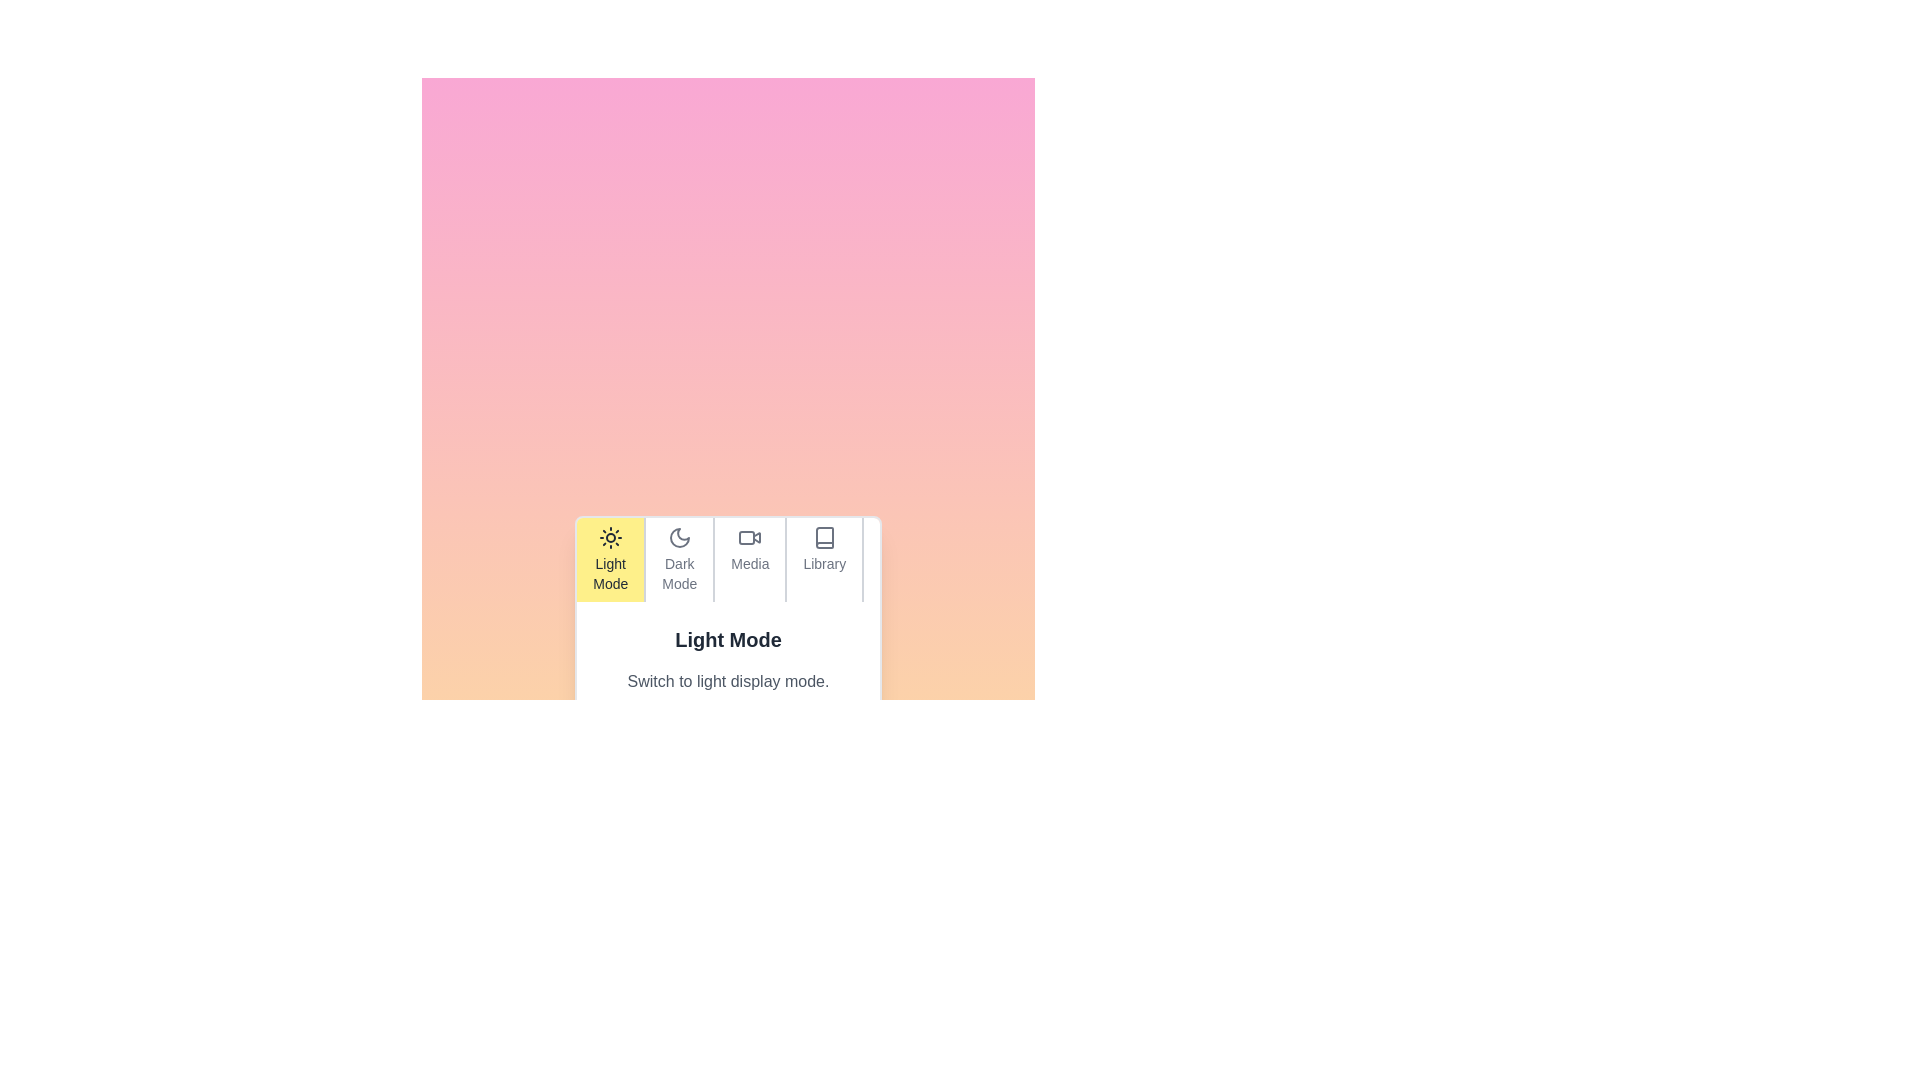 This screenshot has height=1080, width=1920. Describe the element at coordinates (823, 559) in the screenshot. I see `the tab labeled Library` at that location.